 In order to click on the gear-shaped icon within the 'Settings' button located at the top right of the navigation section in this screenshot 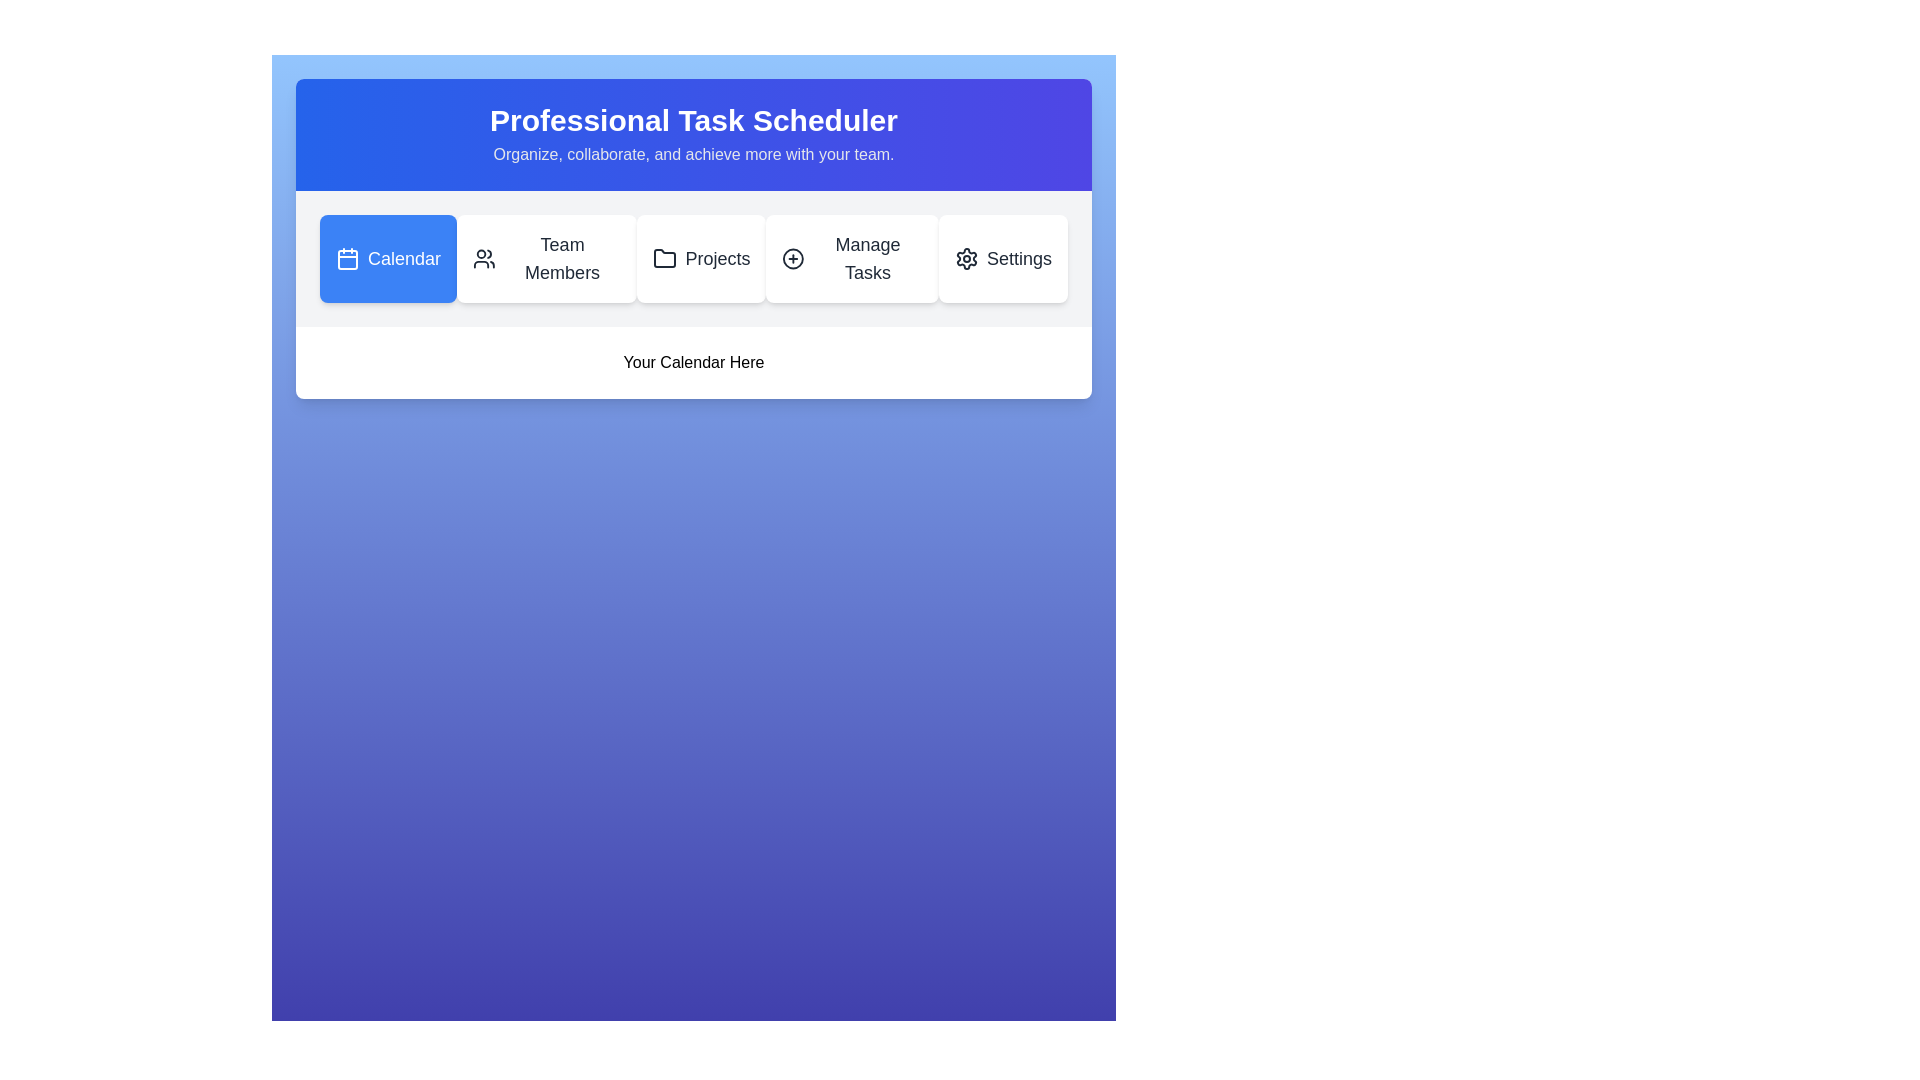, I will do `click(966, 257)`.